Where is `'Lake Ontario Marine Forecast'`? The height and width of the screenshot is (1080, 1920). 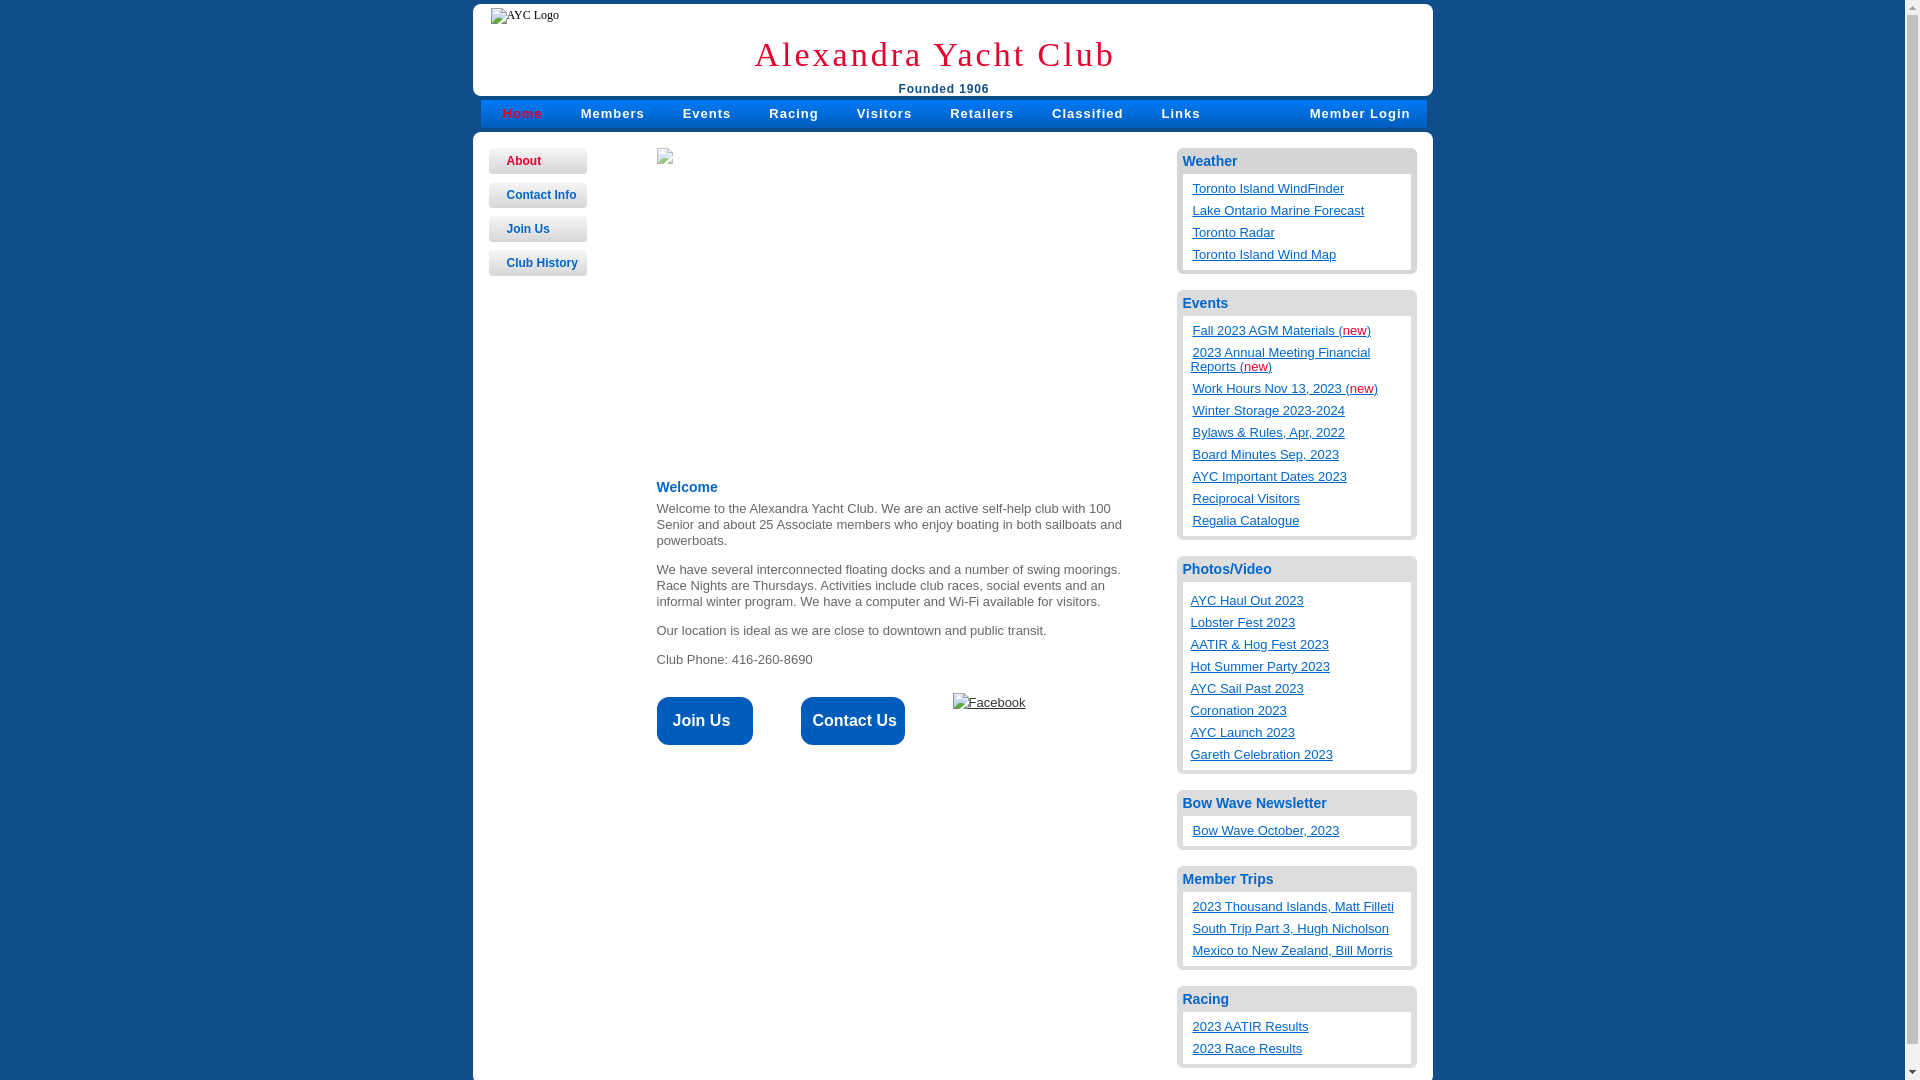 'Lake Ontario Marine Forecast' is located at coordinates (1300, 207).